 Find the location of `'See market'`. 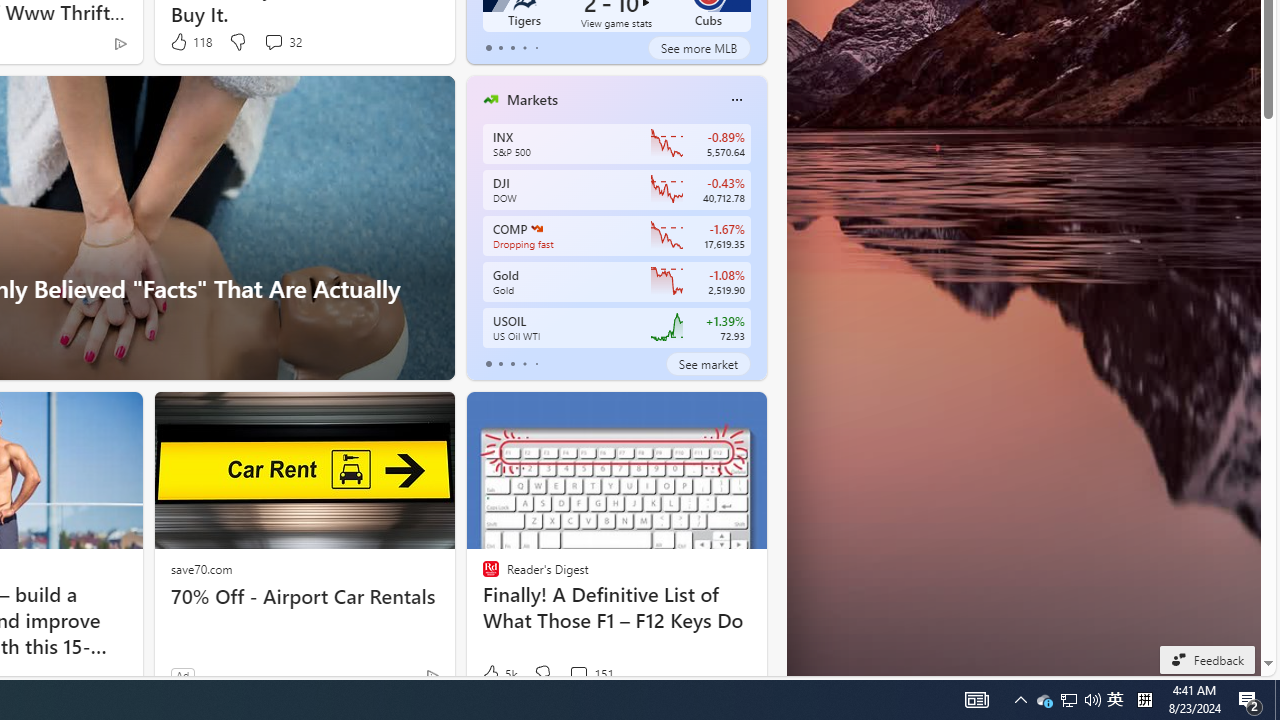

'See market' is located at coordinates (708, 363).